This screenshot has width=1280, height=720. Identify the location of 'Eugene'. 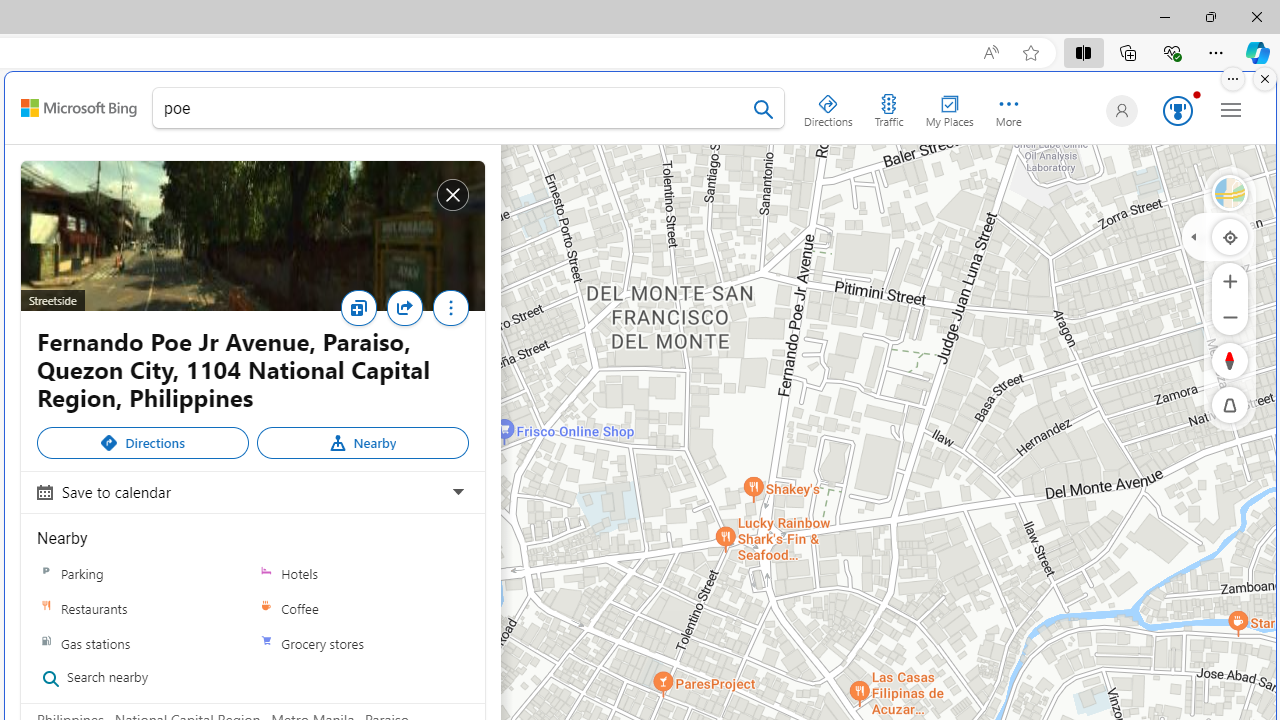
(1117, 110).